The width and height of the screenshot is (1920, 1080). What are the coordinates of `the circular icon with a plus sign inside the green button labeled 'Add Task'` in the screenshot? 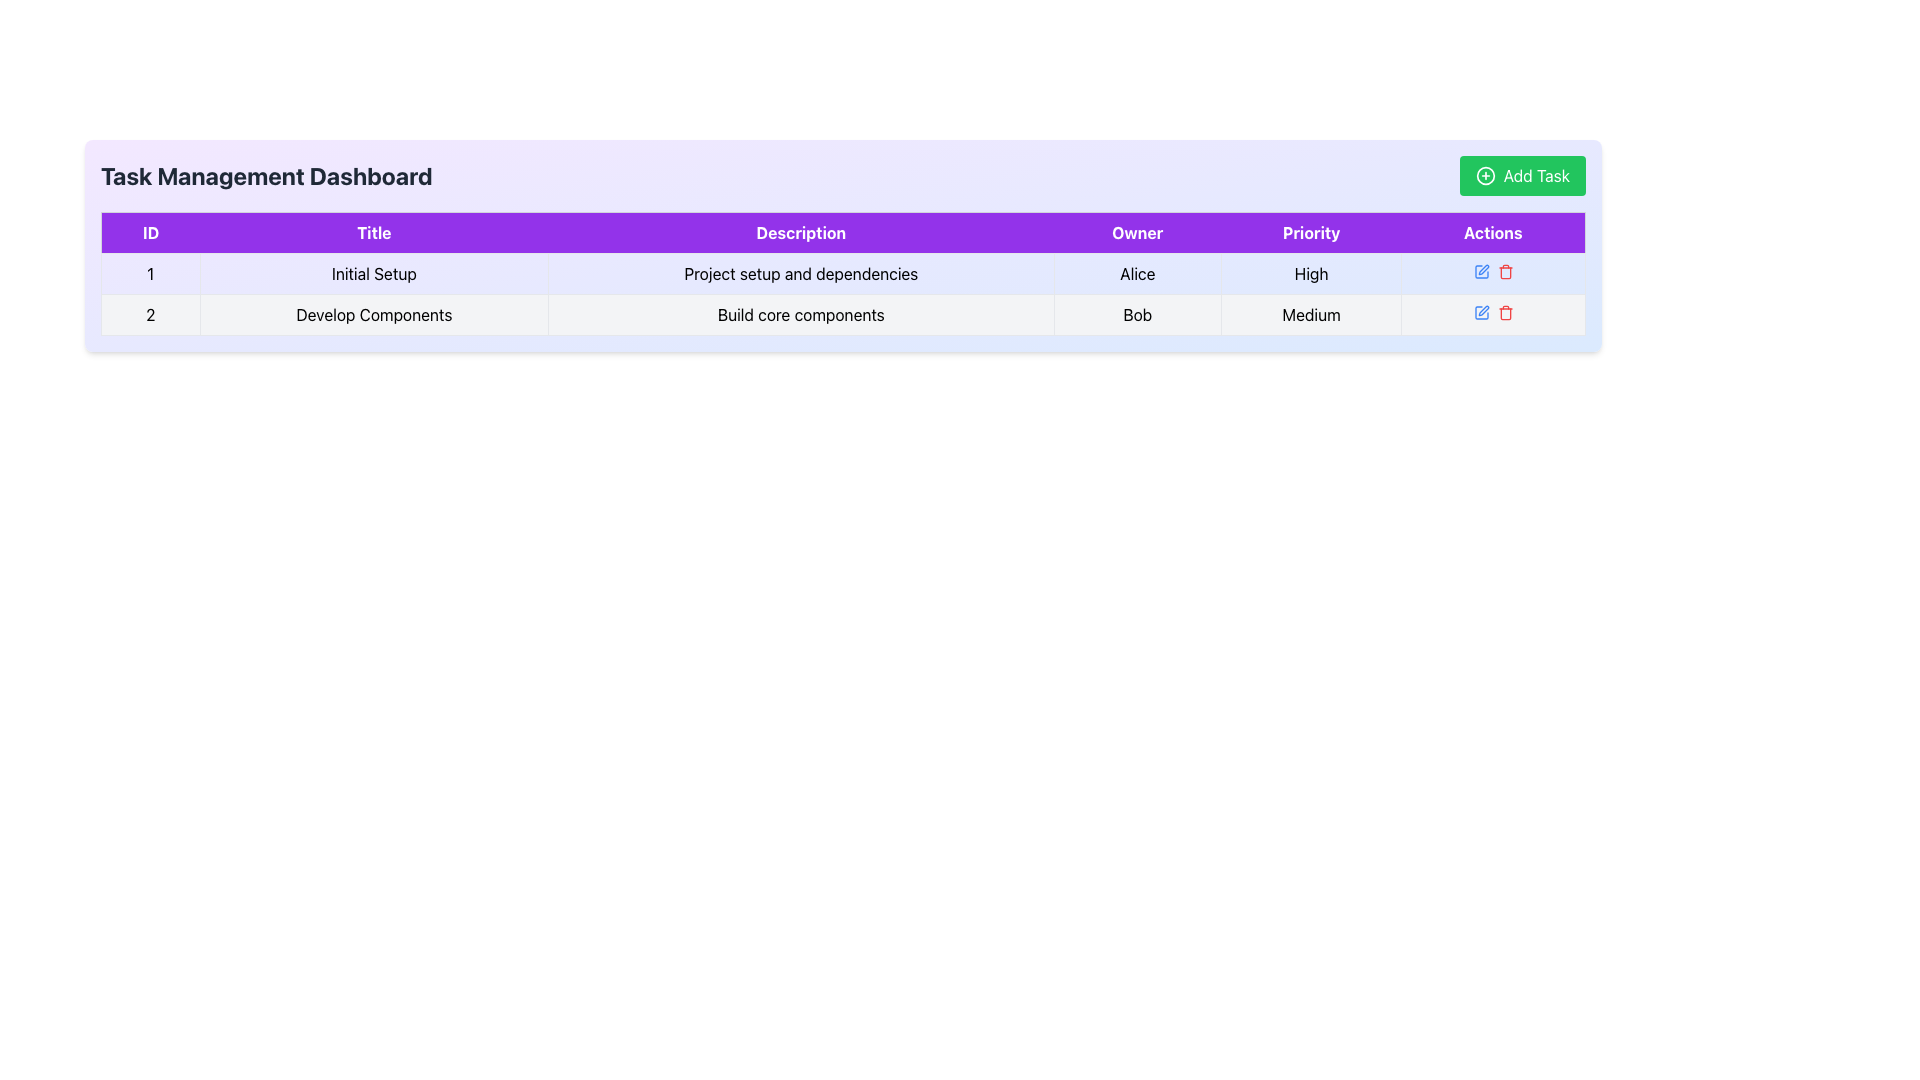 It's located at (1485, 175).